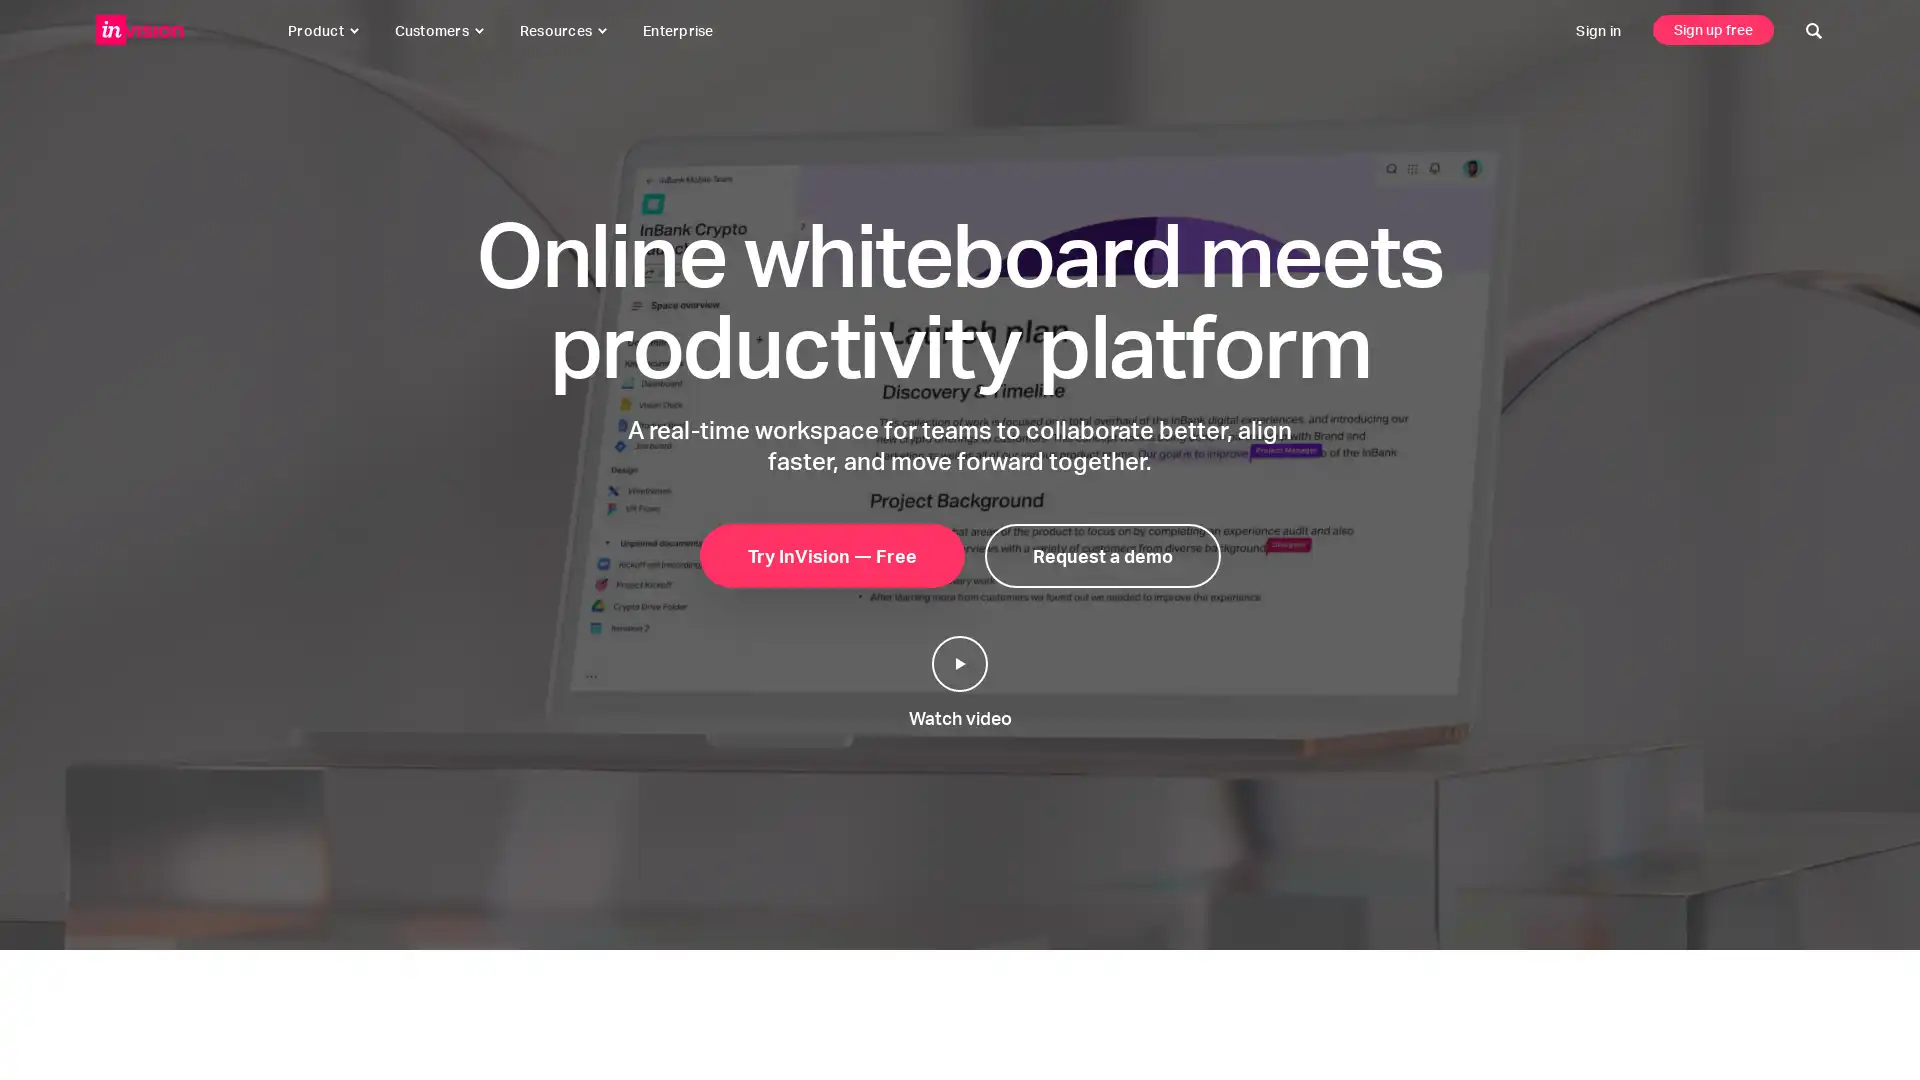 The image size is (1920, 1080). What do you see at coordinates (831, 555) in the screenshot?
I see `try invision  free` at bounding box center [831, 555].